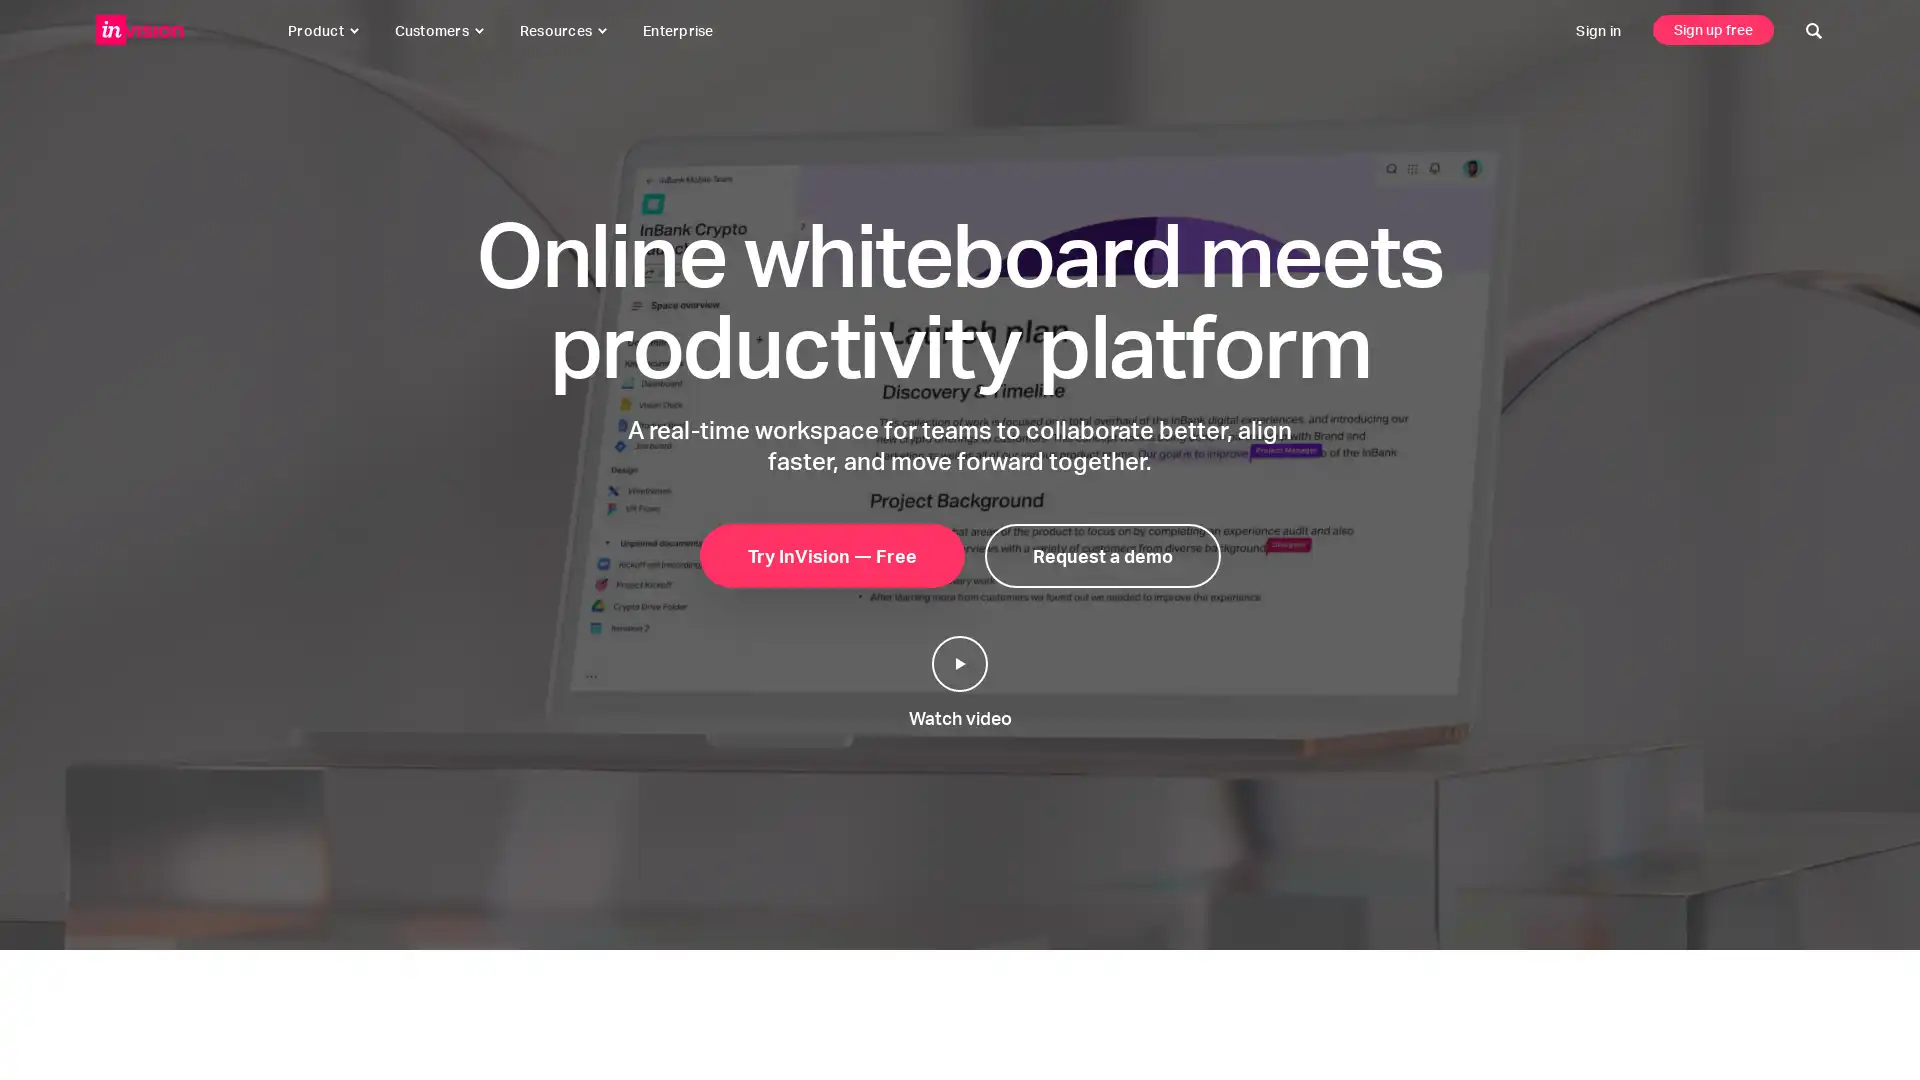 The image size is (1920, 1080). What do you see at coordinates (831, 555) in the screenshot?
I see `try invision  free` at bounding box center [831, 555].